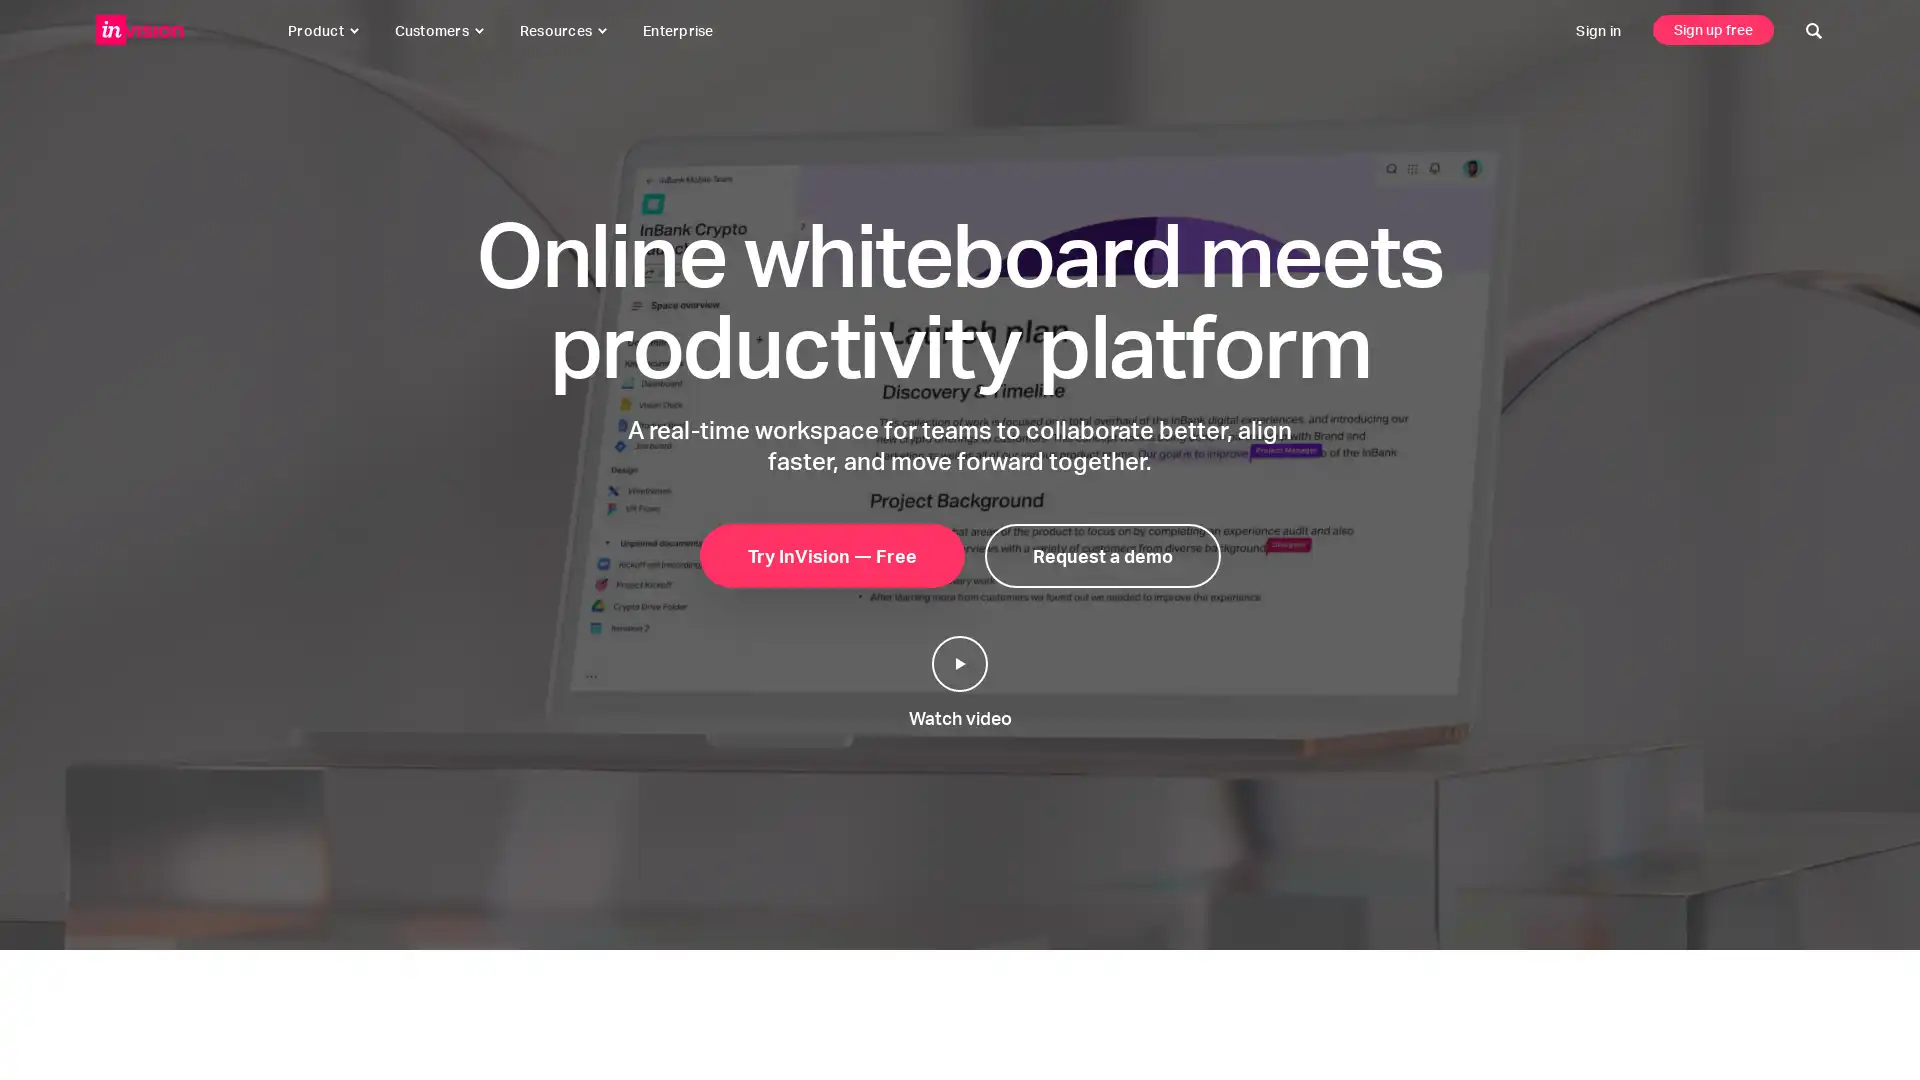 The image size is (1920, 1080). What do you see at coordinates (831, 555) in the screenshot?
I see `try invision  free` at bounding box center [831, 555].